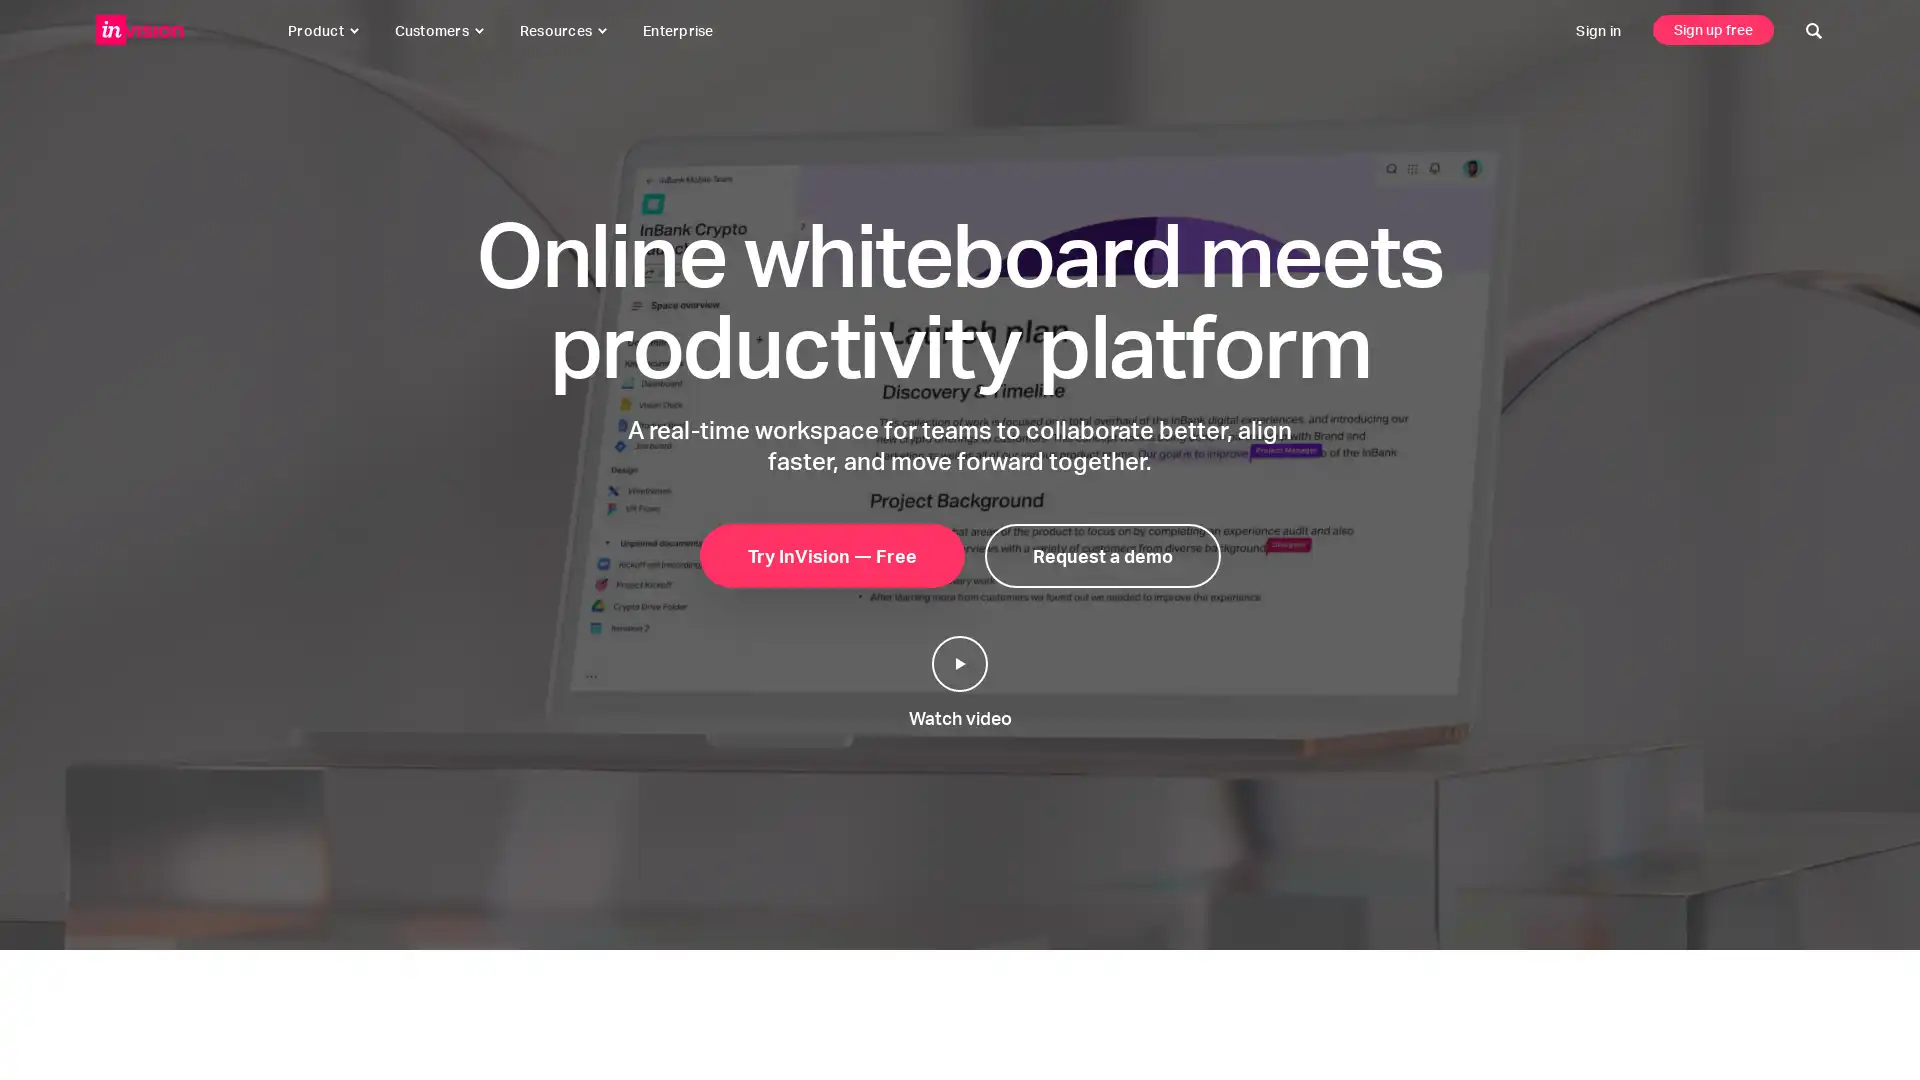 The image size is (1920, 1080). What do you see at coordinates (831, 555) in the screenshot?
I see `try invision  free` at bounding box center [831, 555].